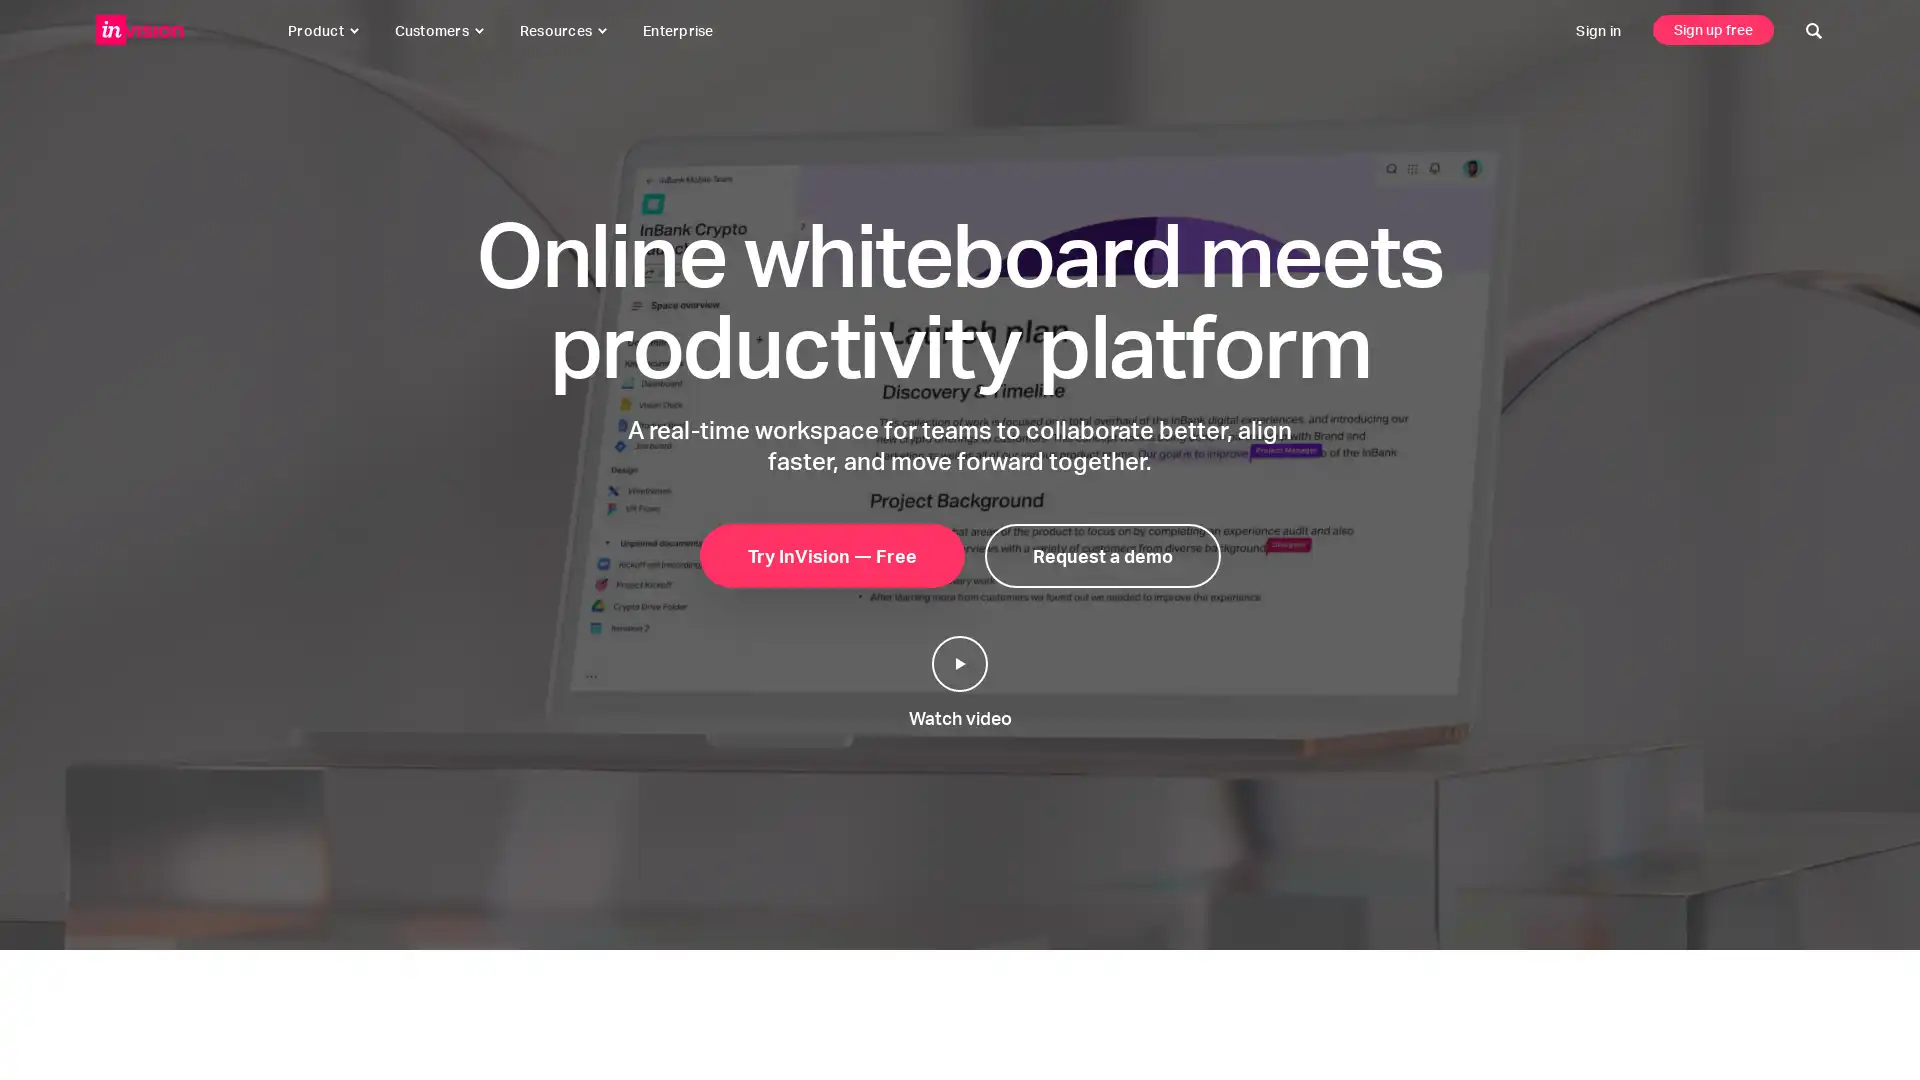 The image size is (1920, 1080). What do you see at coordinates (831, 555) in the screenshot?
I see `try invision  free` at bounding box center [831, 555].